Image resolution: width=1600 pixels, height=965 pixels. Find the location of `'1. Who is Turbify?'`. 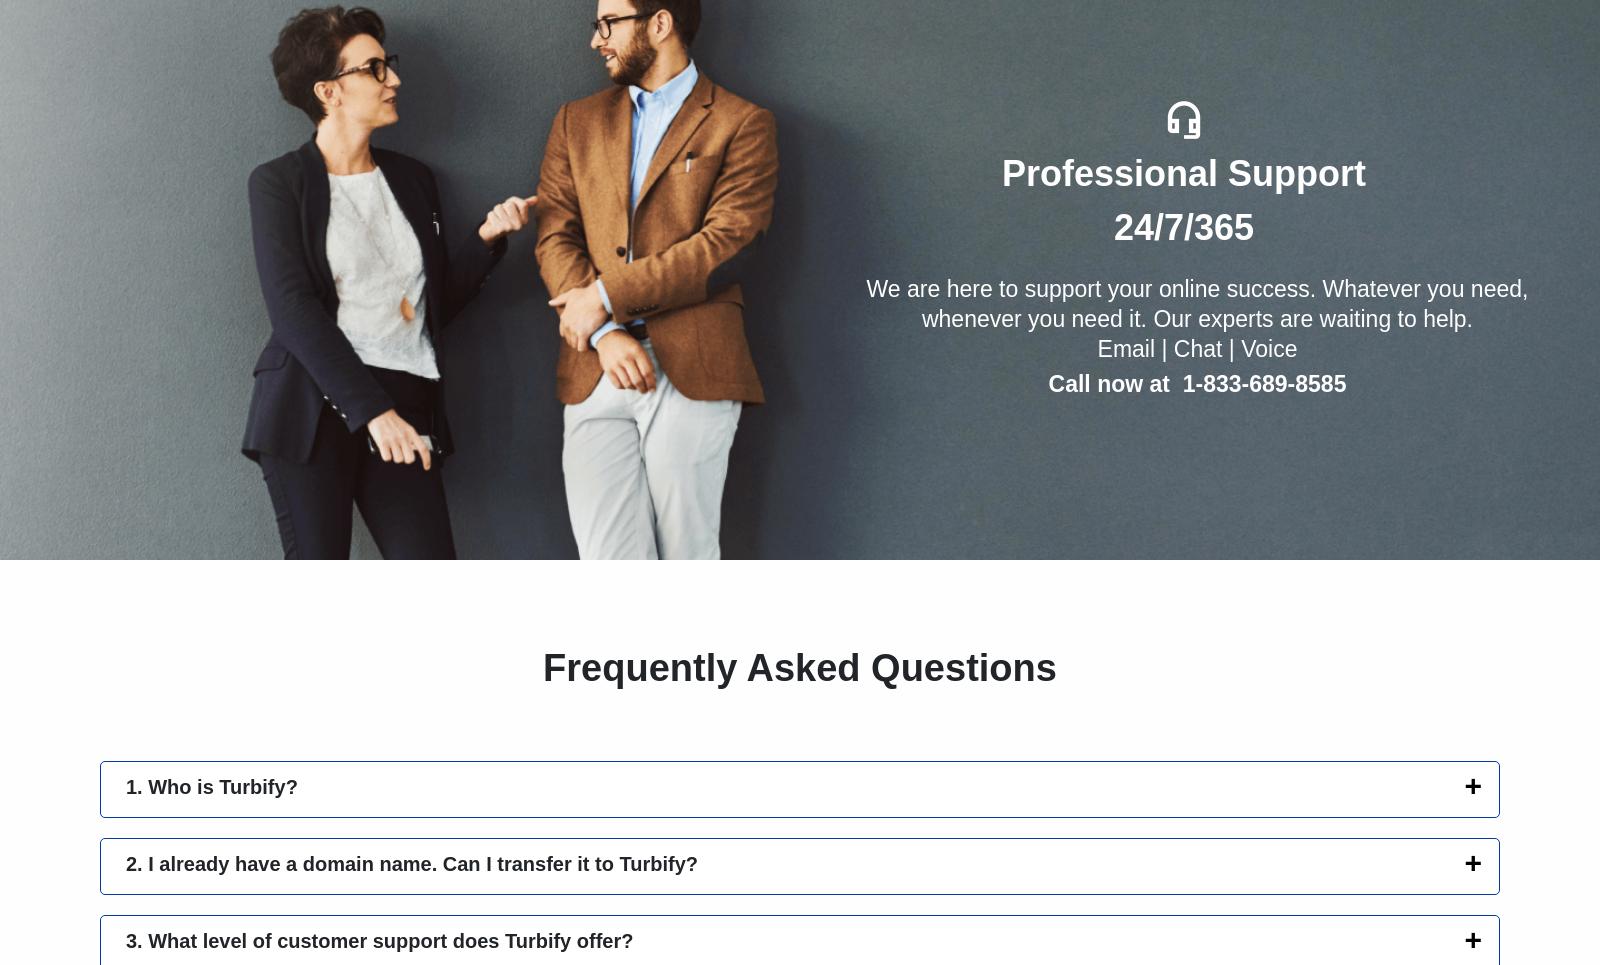

'1. Who is Turbify?' is located at coordinates (211, 785).